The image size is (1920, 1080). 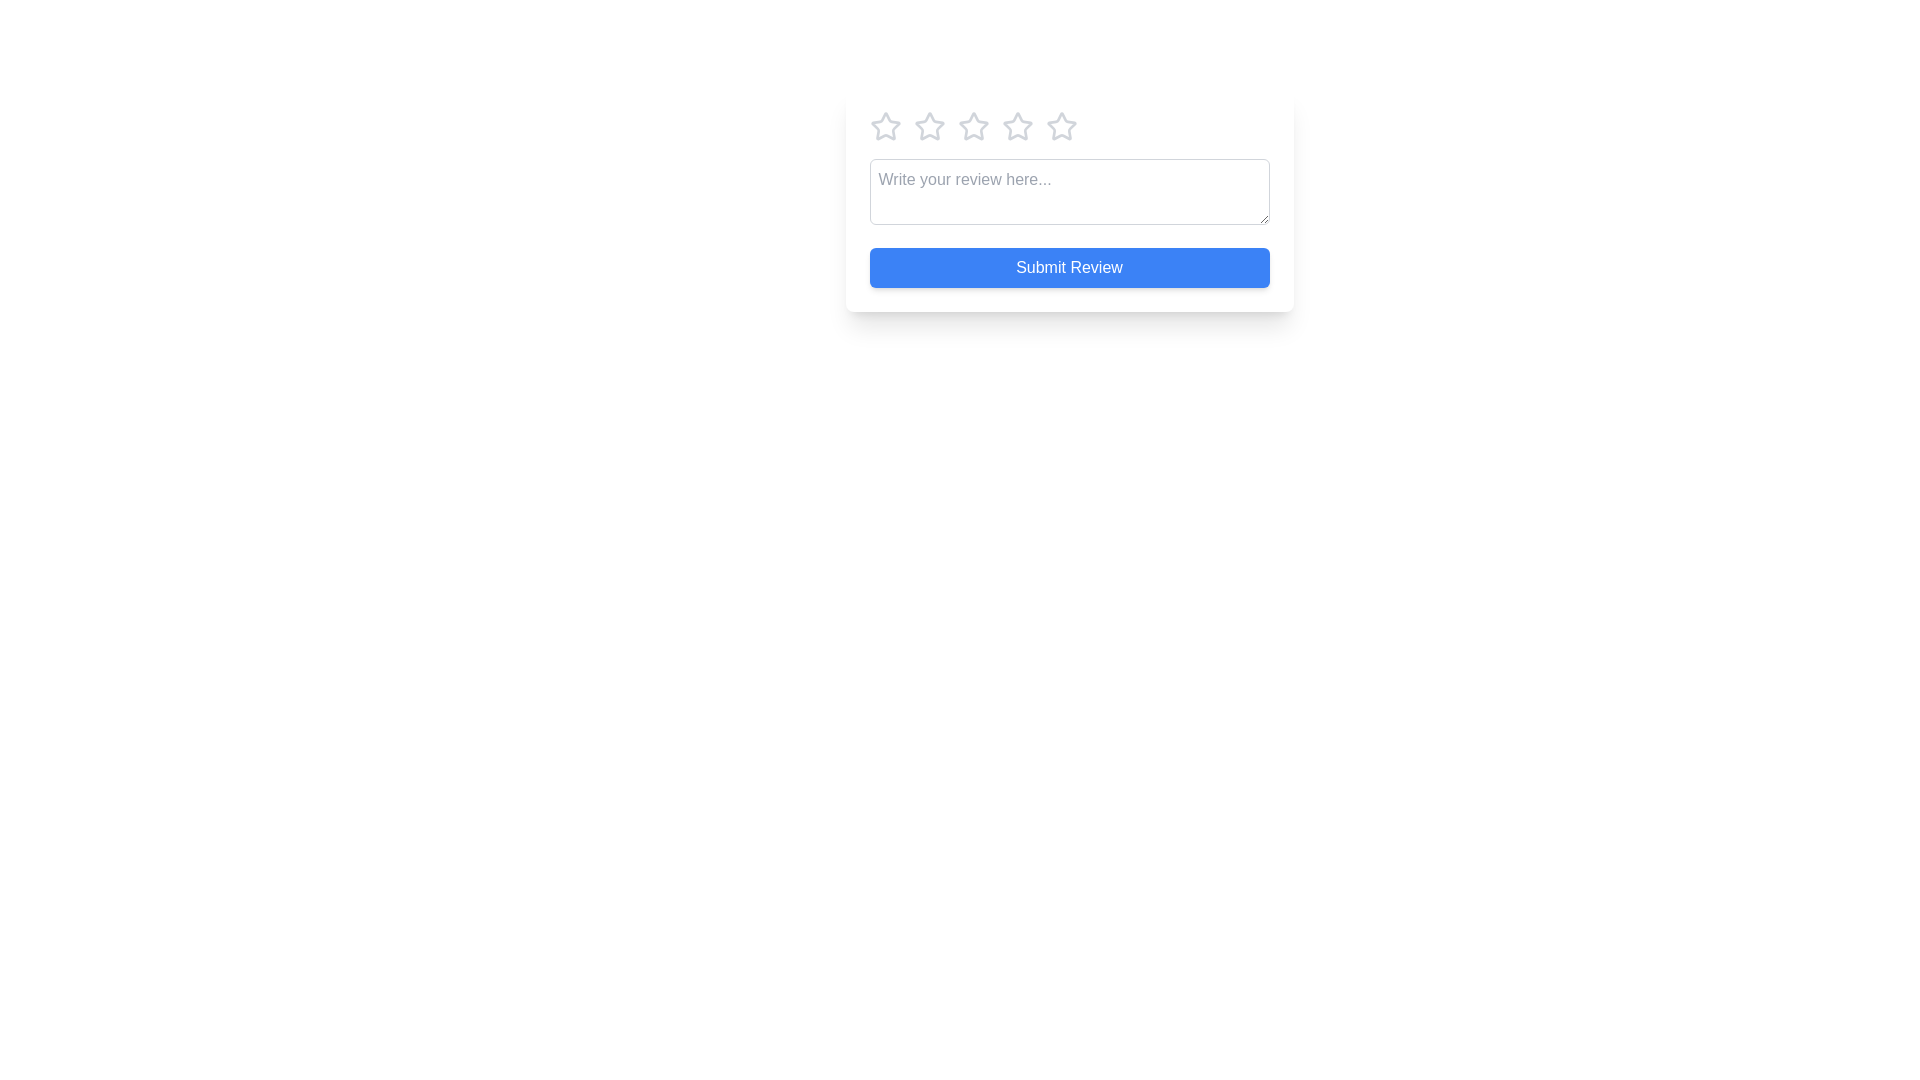 What do you see at coordinates (1060, 127) in the screenshot?
I see `the rightmost rating star icon` at bounding box center [1060, 127].